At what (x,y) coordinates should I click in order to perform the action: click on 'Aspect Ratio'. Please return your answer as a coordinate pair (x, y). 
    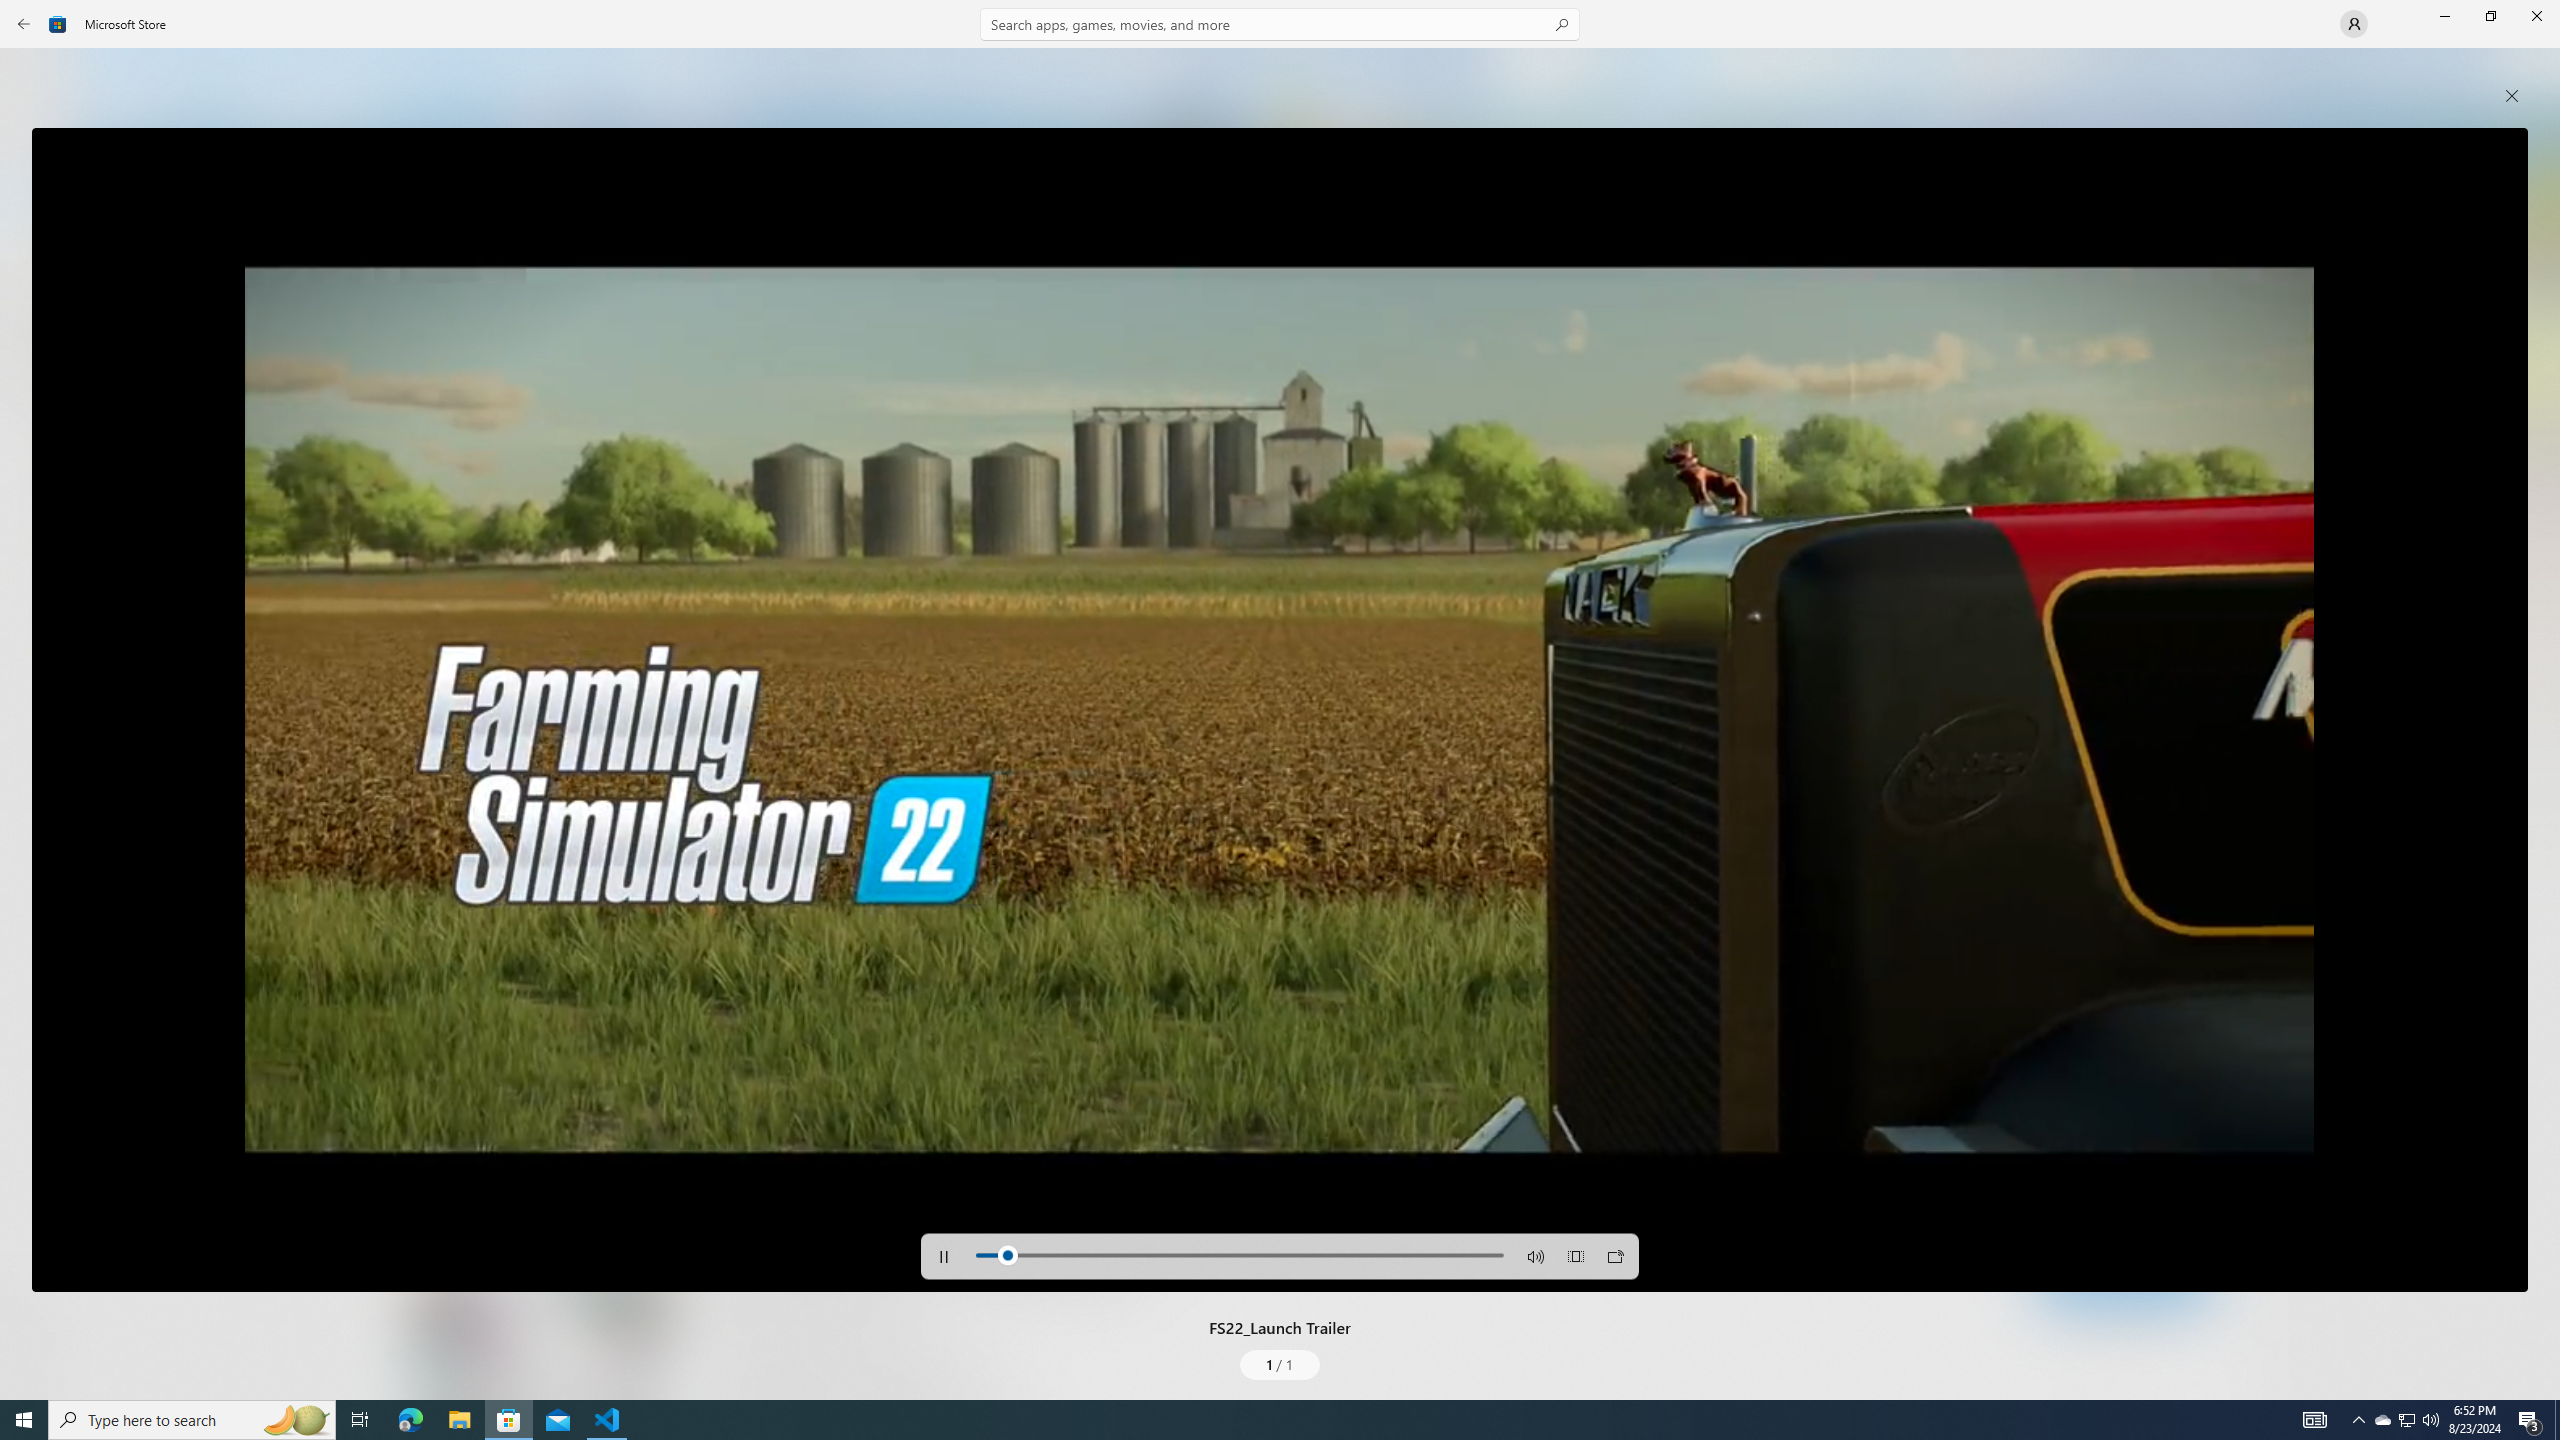
    Looking at the image, I should click on (1574, 1255).